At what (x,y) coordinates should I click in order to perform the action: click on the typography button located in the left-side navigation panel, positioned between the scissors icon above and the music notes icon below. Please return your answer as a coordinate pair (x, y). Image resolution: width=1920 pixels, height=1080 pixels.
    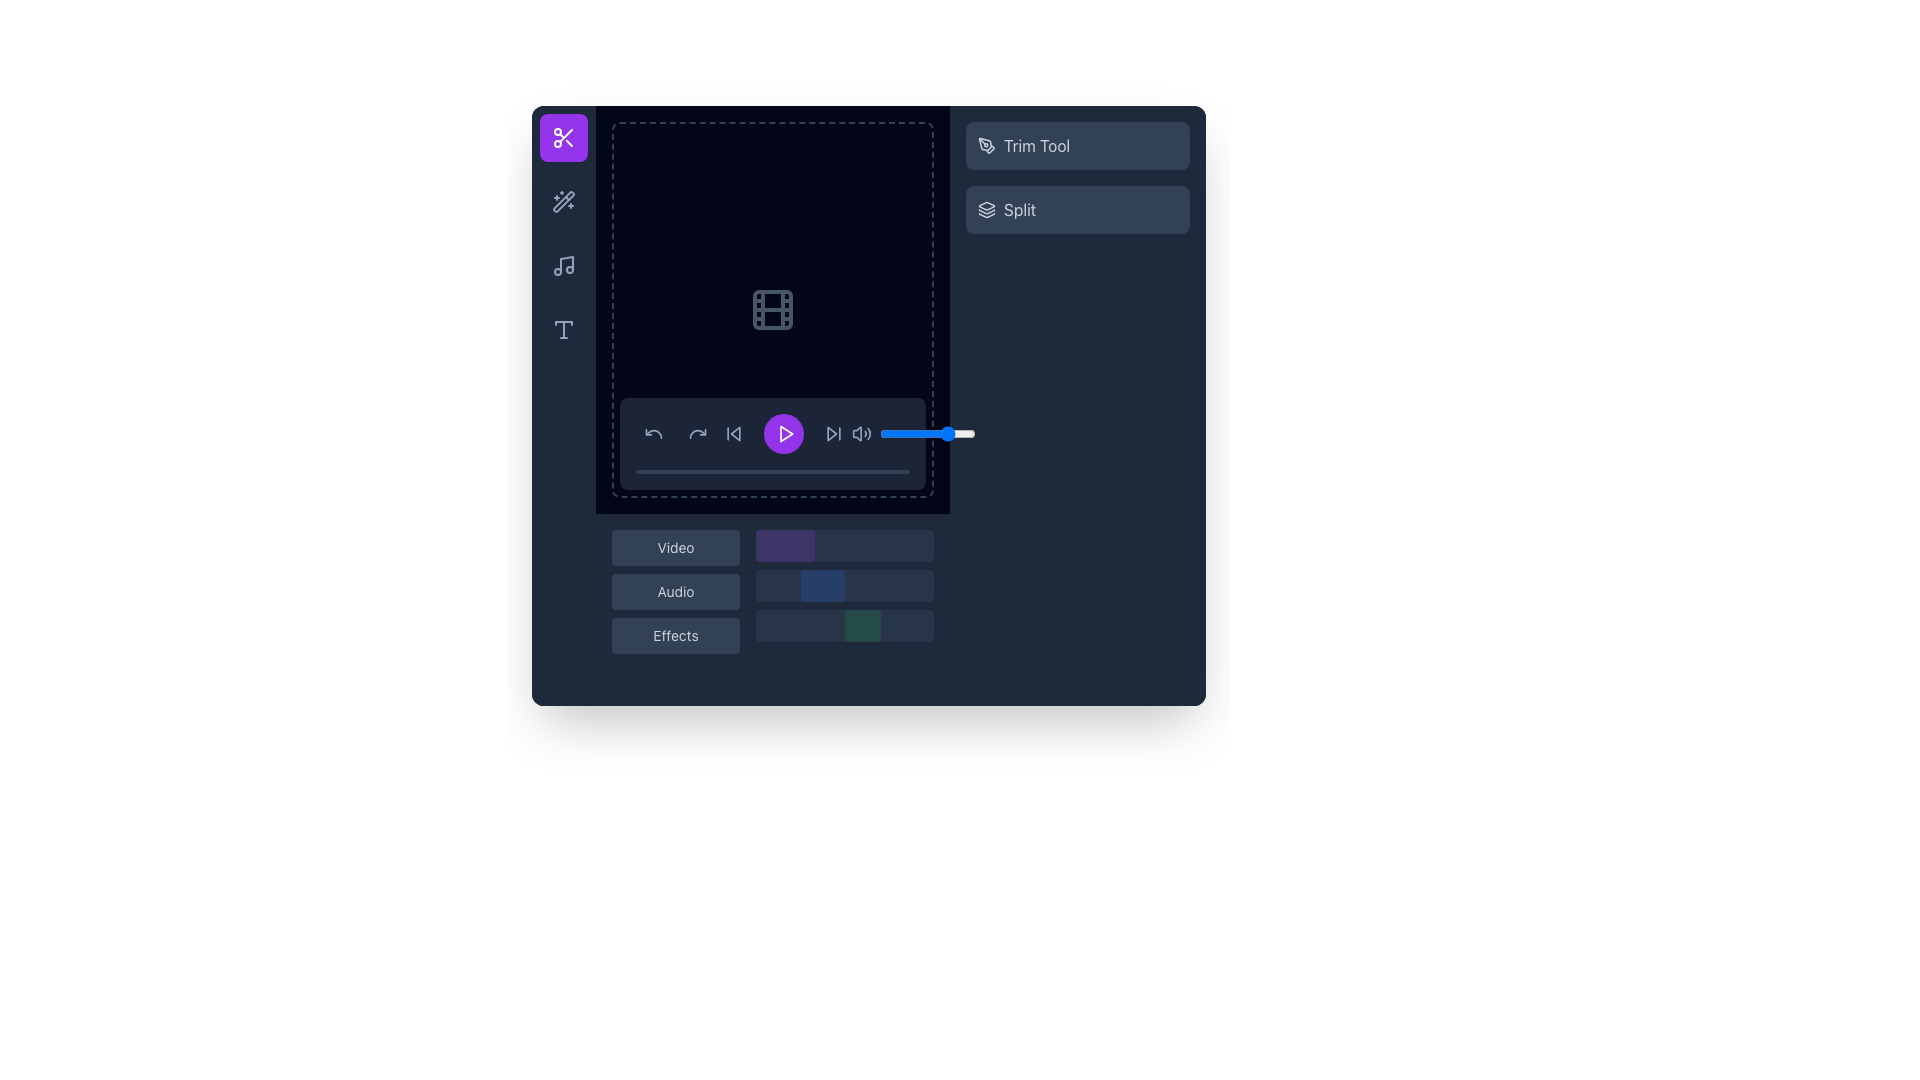
    Looking at the image, I should click on (563, 329).